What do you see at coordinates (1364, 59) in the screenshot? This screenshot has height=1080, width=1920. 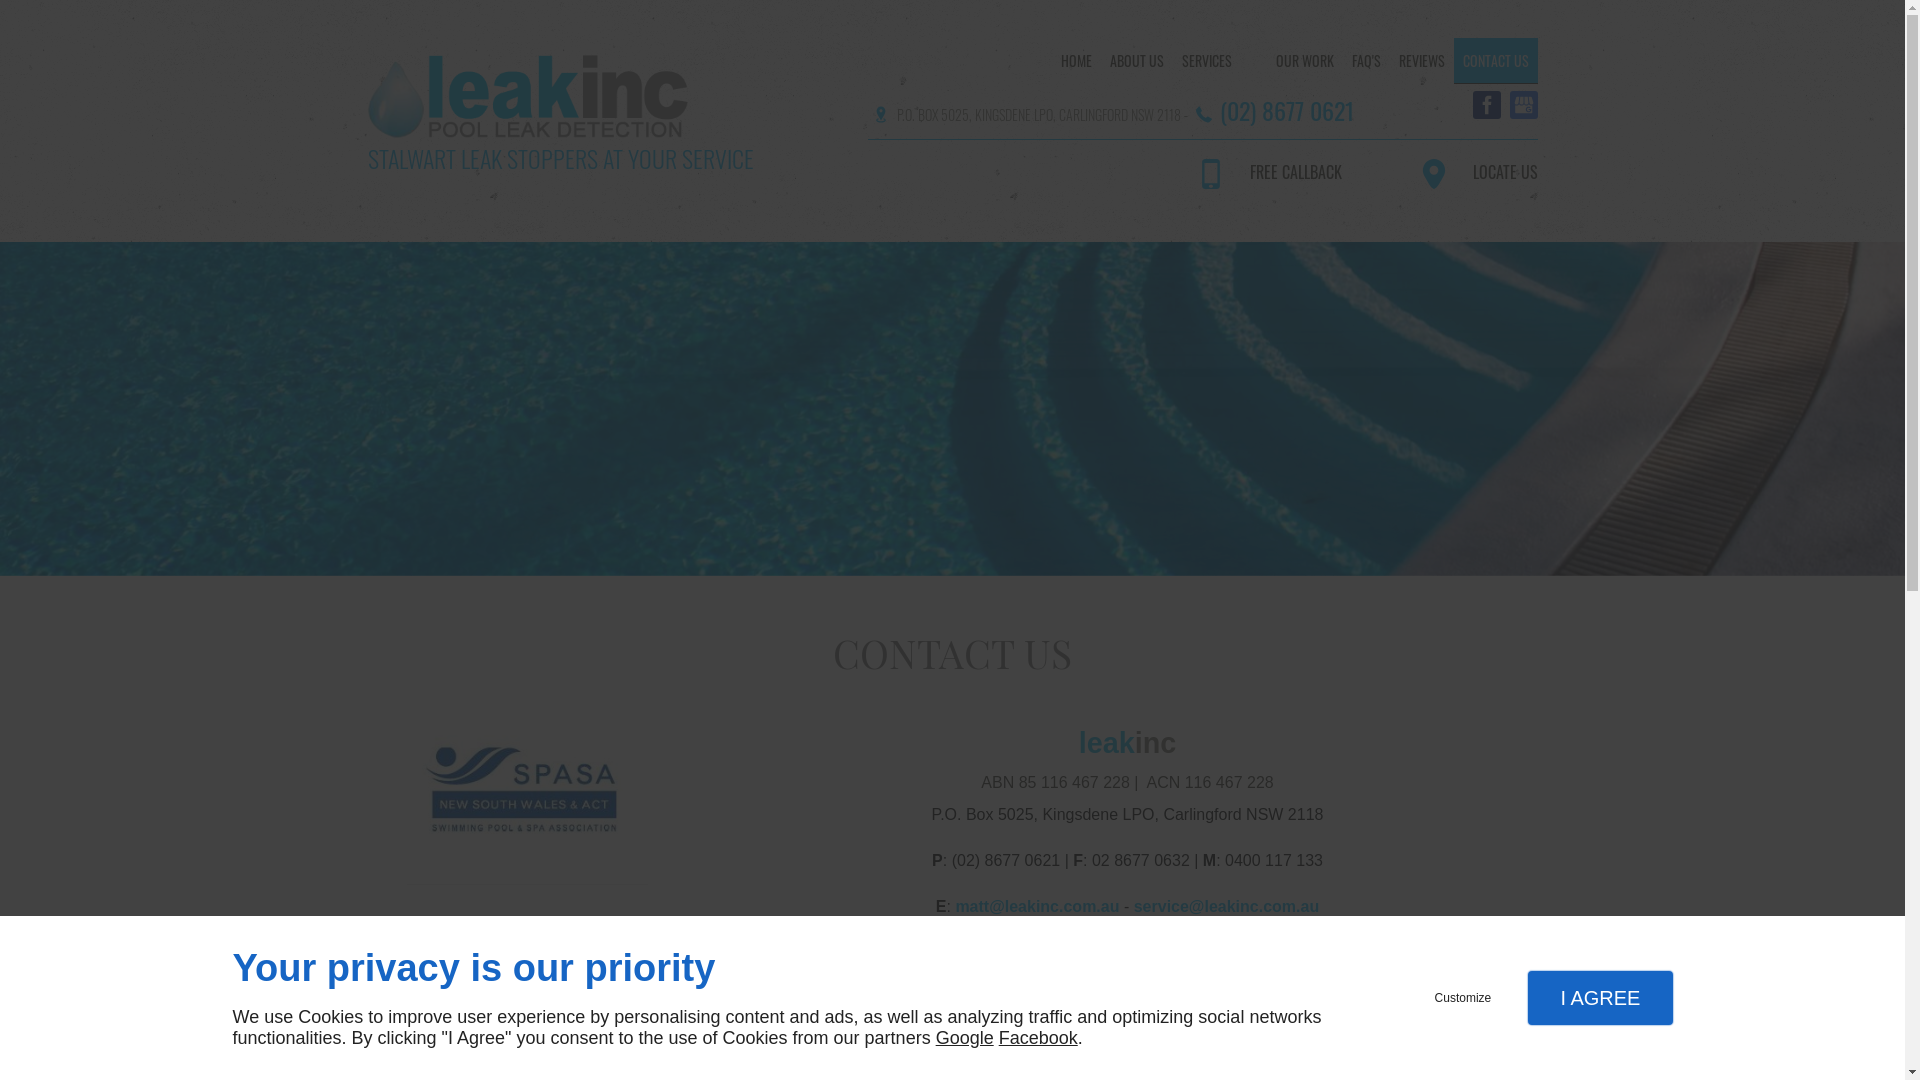 I see `'FAQ'S'` at bounding box center [1364, 59].